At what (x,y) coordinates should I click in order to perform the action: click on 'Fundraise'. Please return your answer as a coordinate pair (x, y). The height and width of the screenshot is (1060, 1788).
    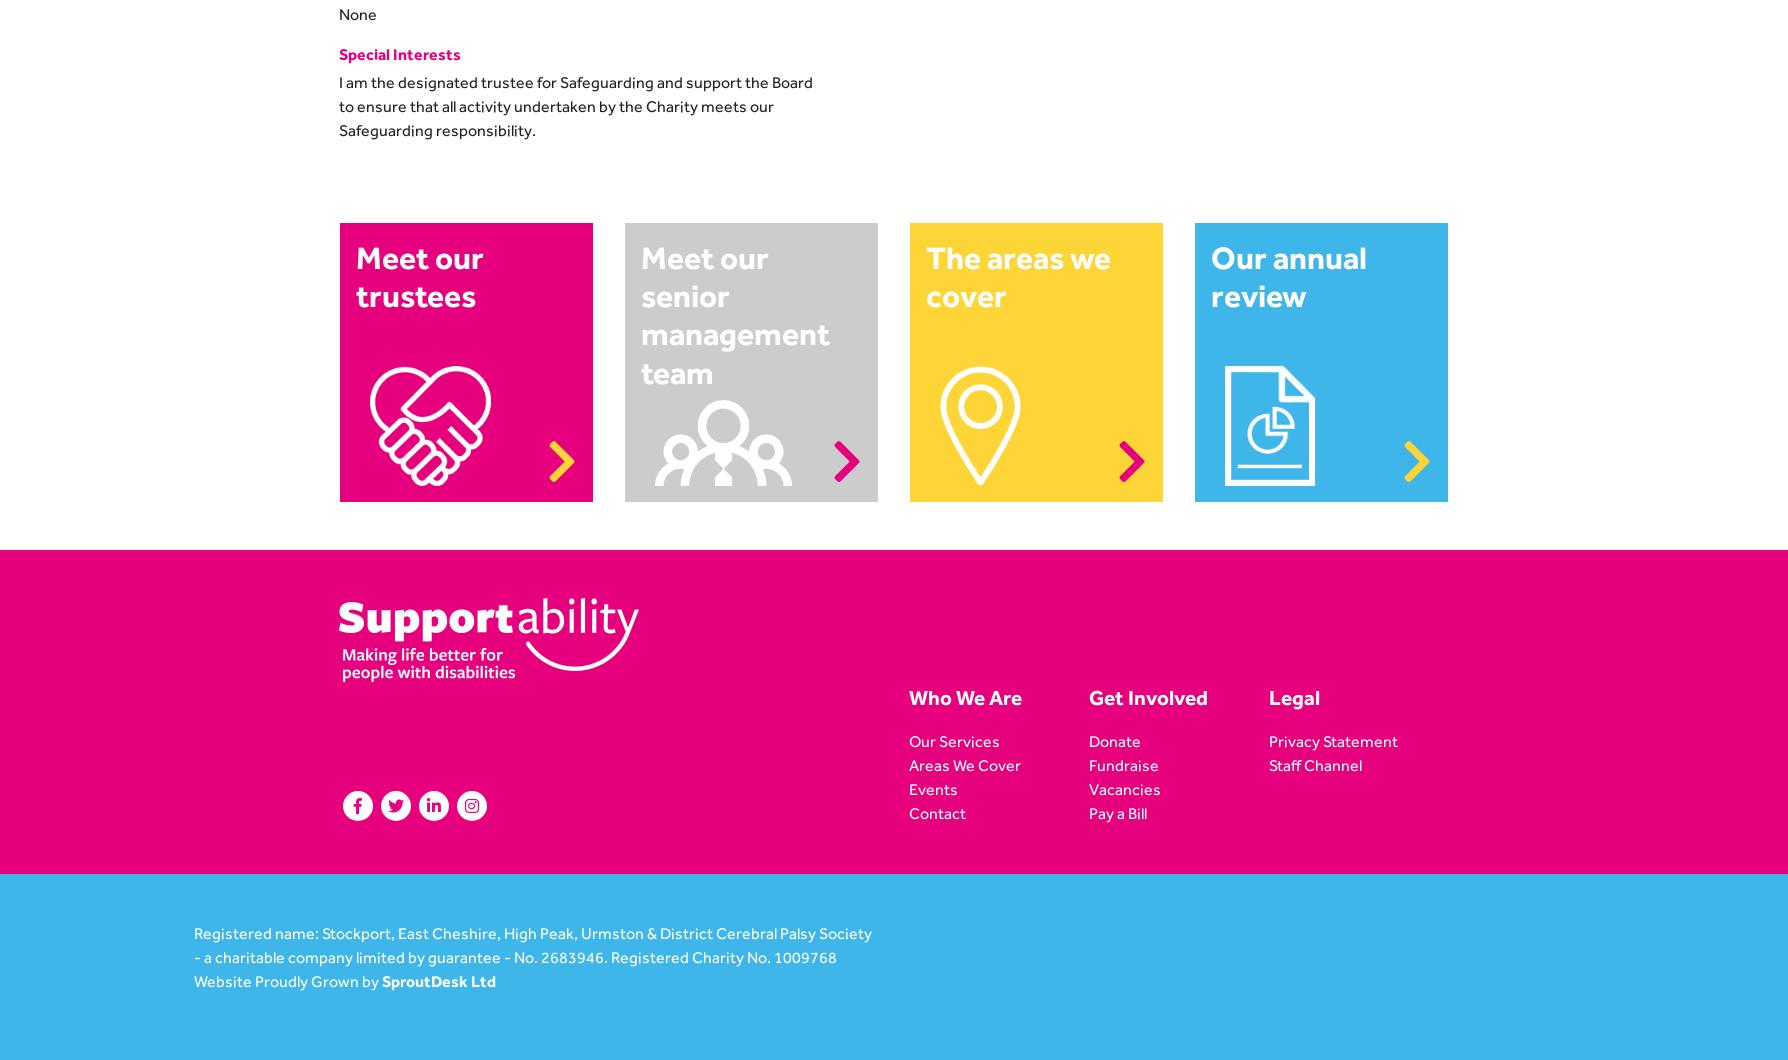
    Looking at the image, I should click on (1122, 764).